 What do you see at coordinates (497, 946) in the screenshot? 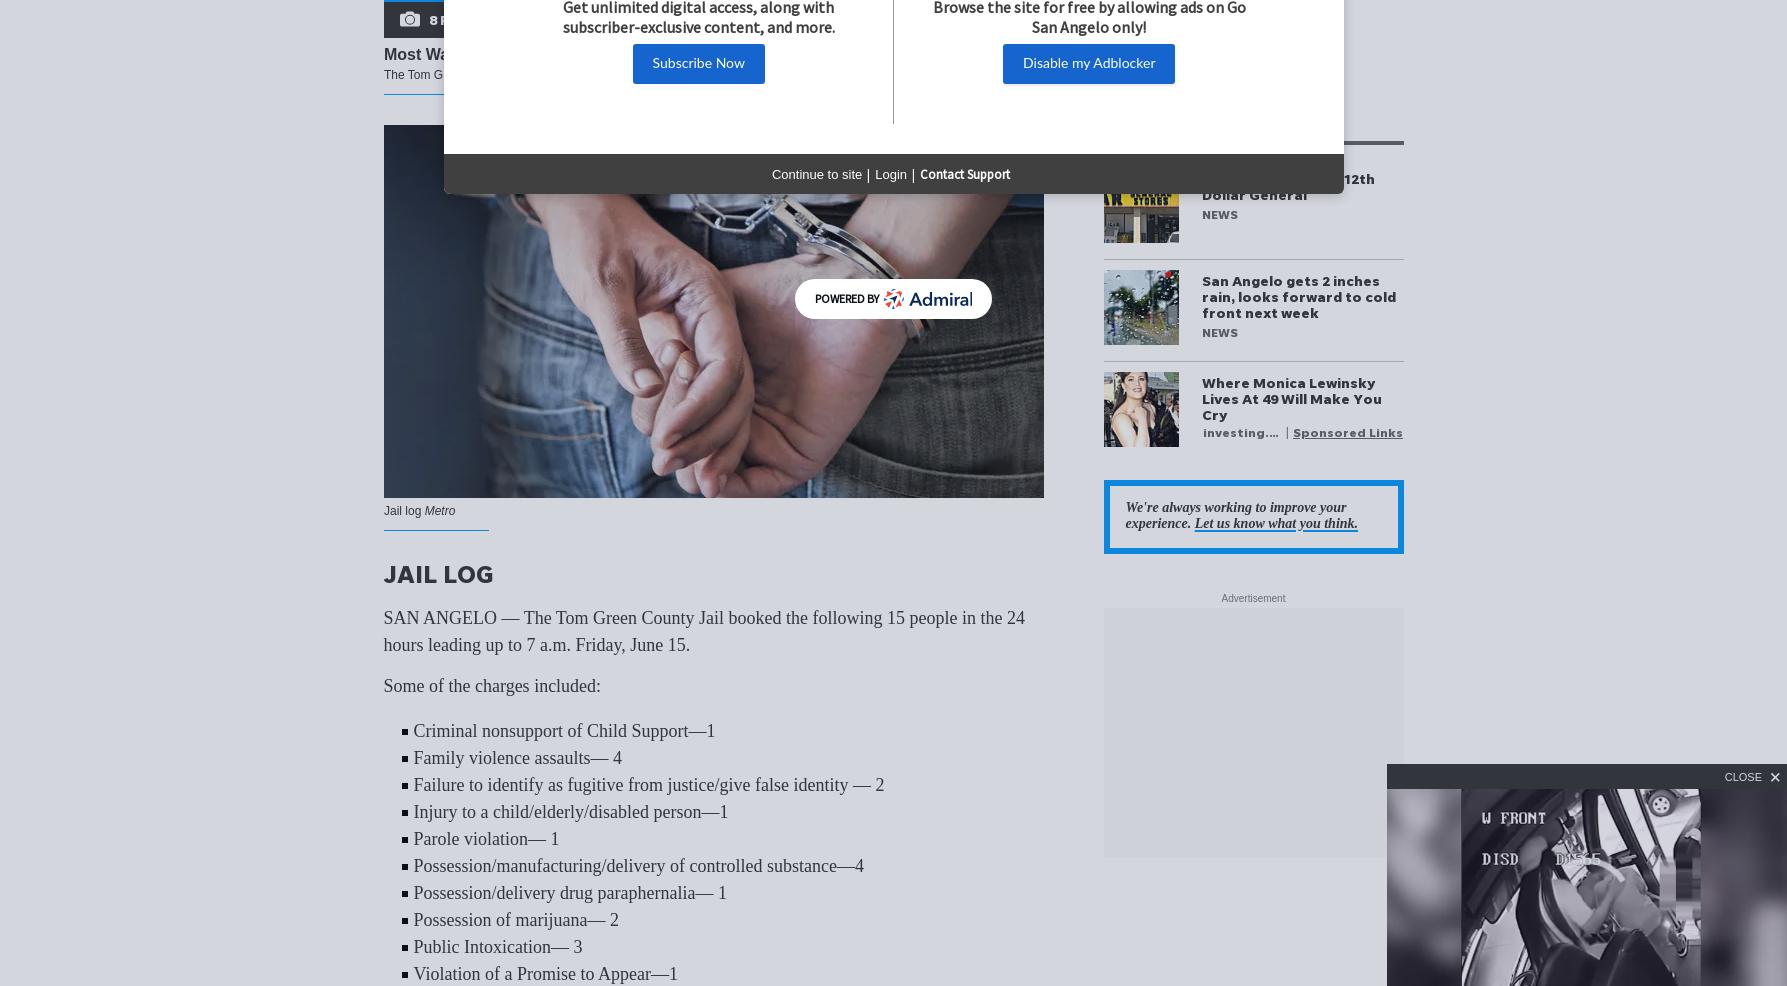
I see `'Public Intoxication— 3'` at bounding box center [497, 946].